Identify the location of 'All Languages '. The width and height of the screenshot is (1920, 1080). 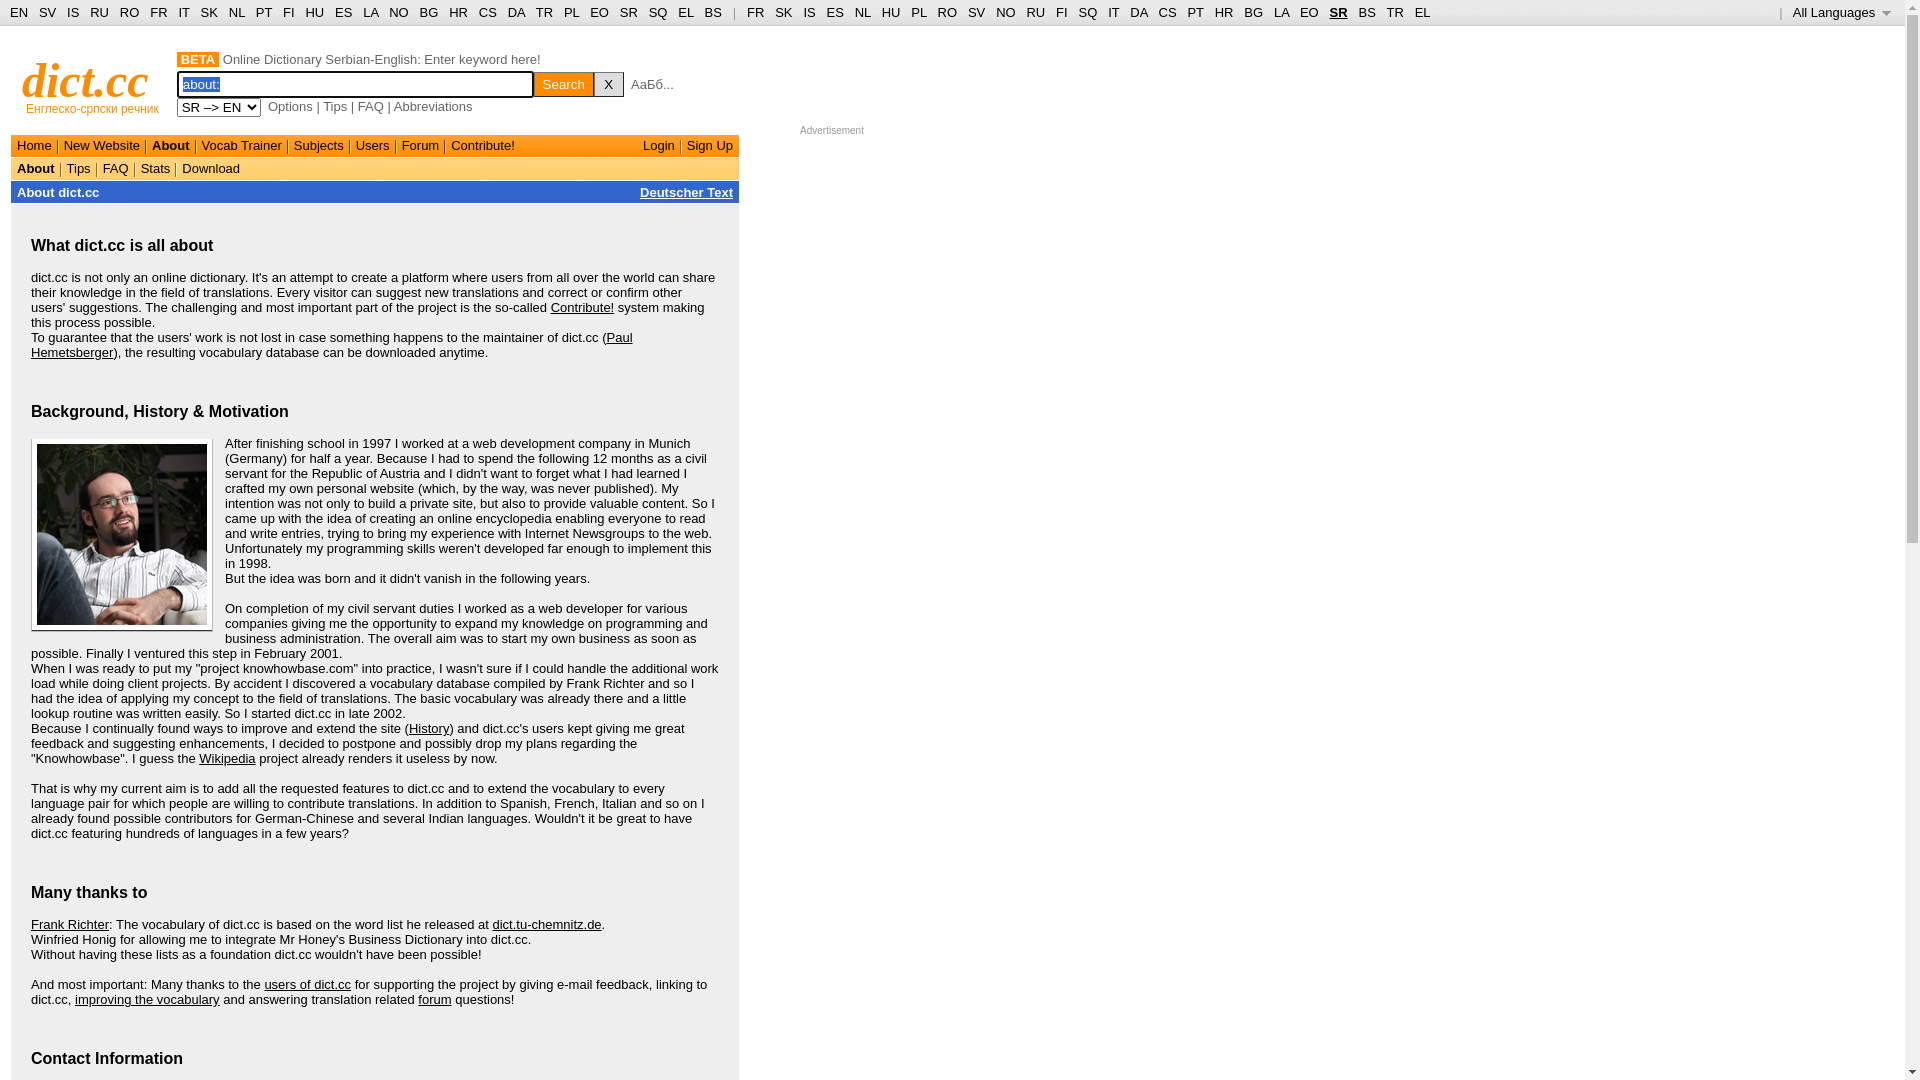
(1793, 12).